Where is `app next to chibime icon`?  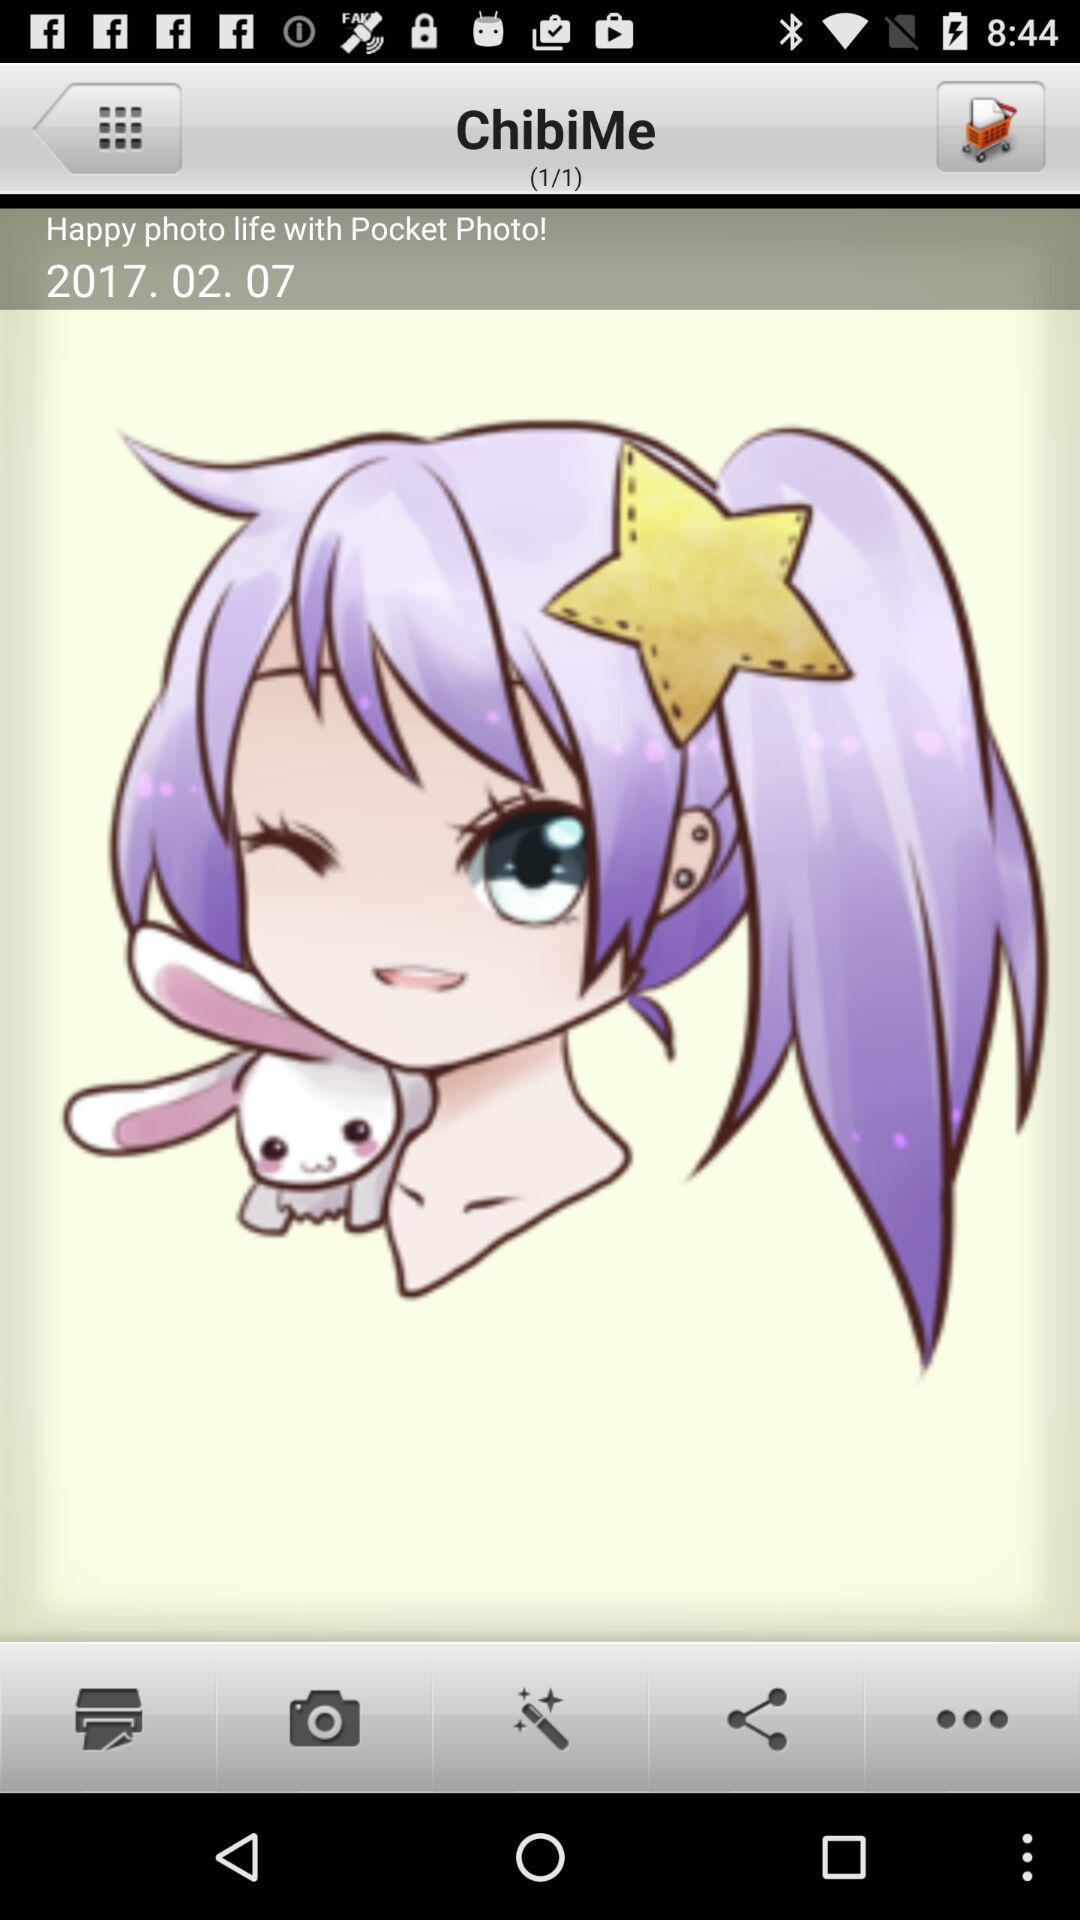 app next to chibime icon is located at coordinates (106, 126).